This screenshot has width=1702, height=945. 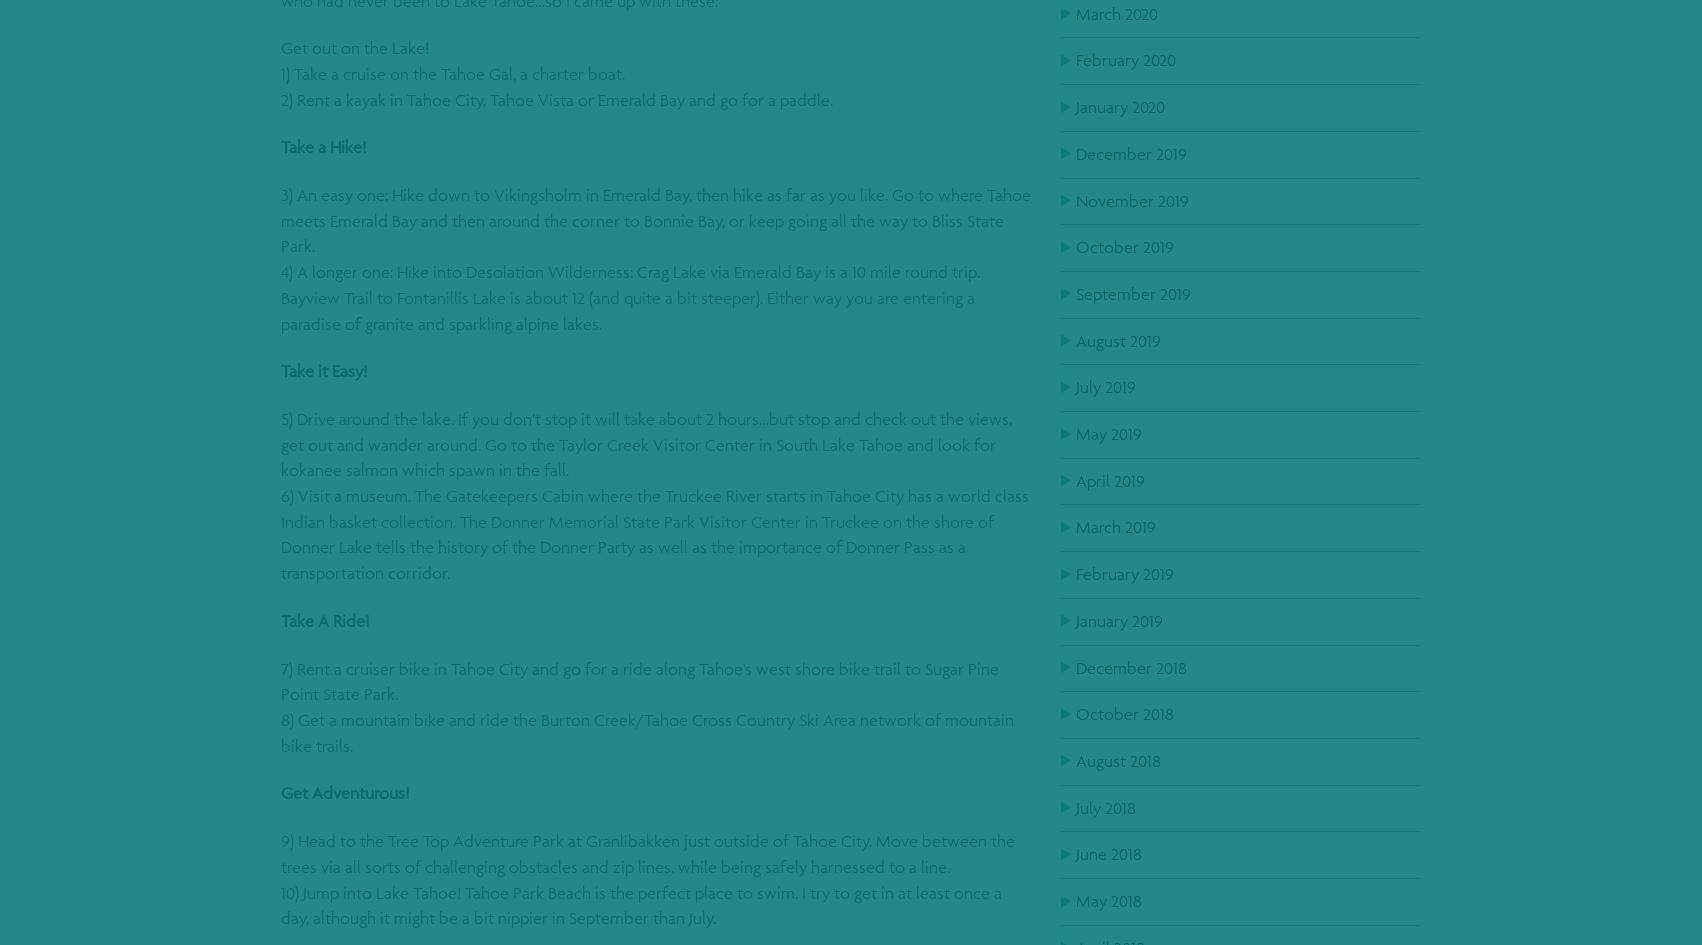 What do you see at coordinates (1130, 152) in the screenshot?
I see `'December 2019'` at bounding box center [1130, 152].